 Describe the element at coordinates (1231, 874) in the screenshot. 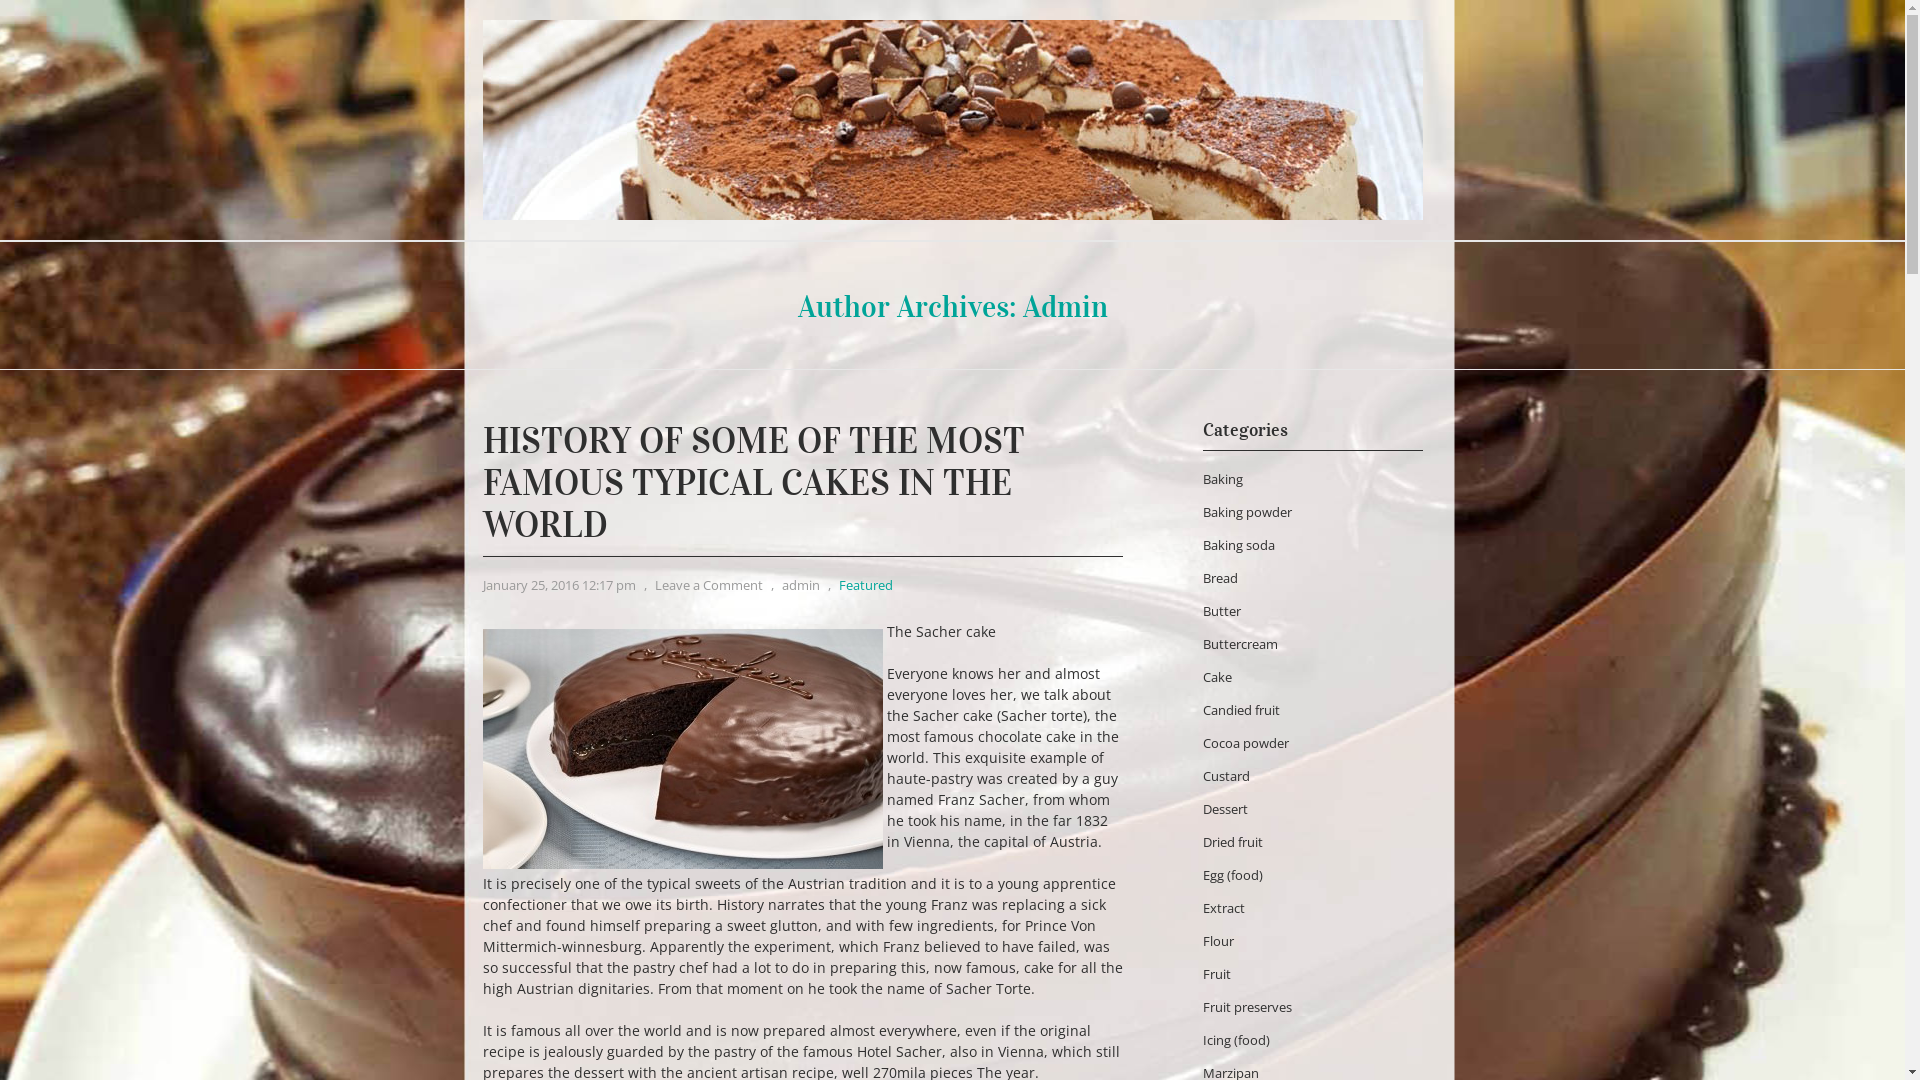

I see `'Egg (food)'` at that location.